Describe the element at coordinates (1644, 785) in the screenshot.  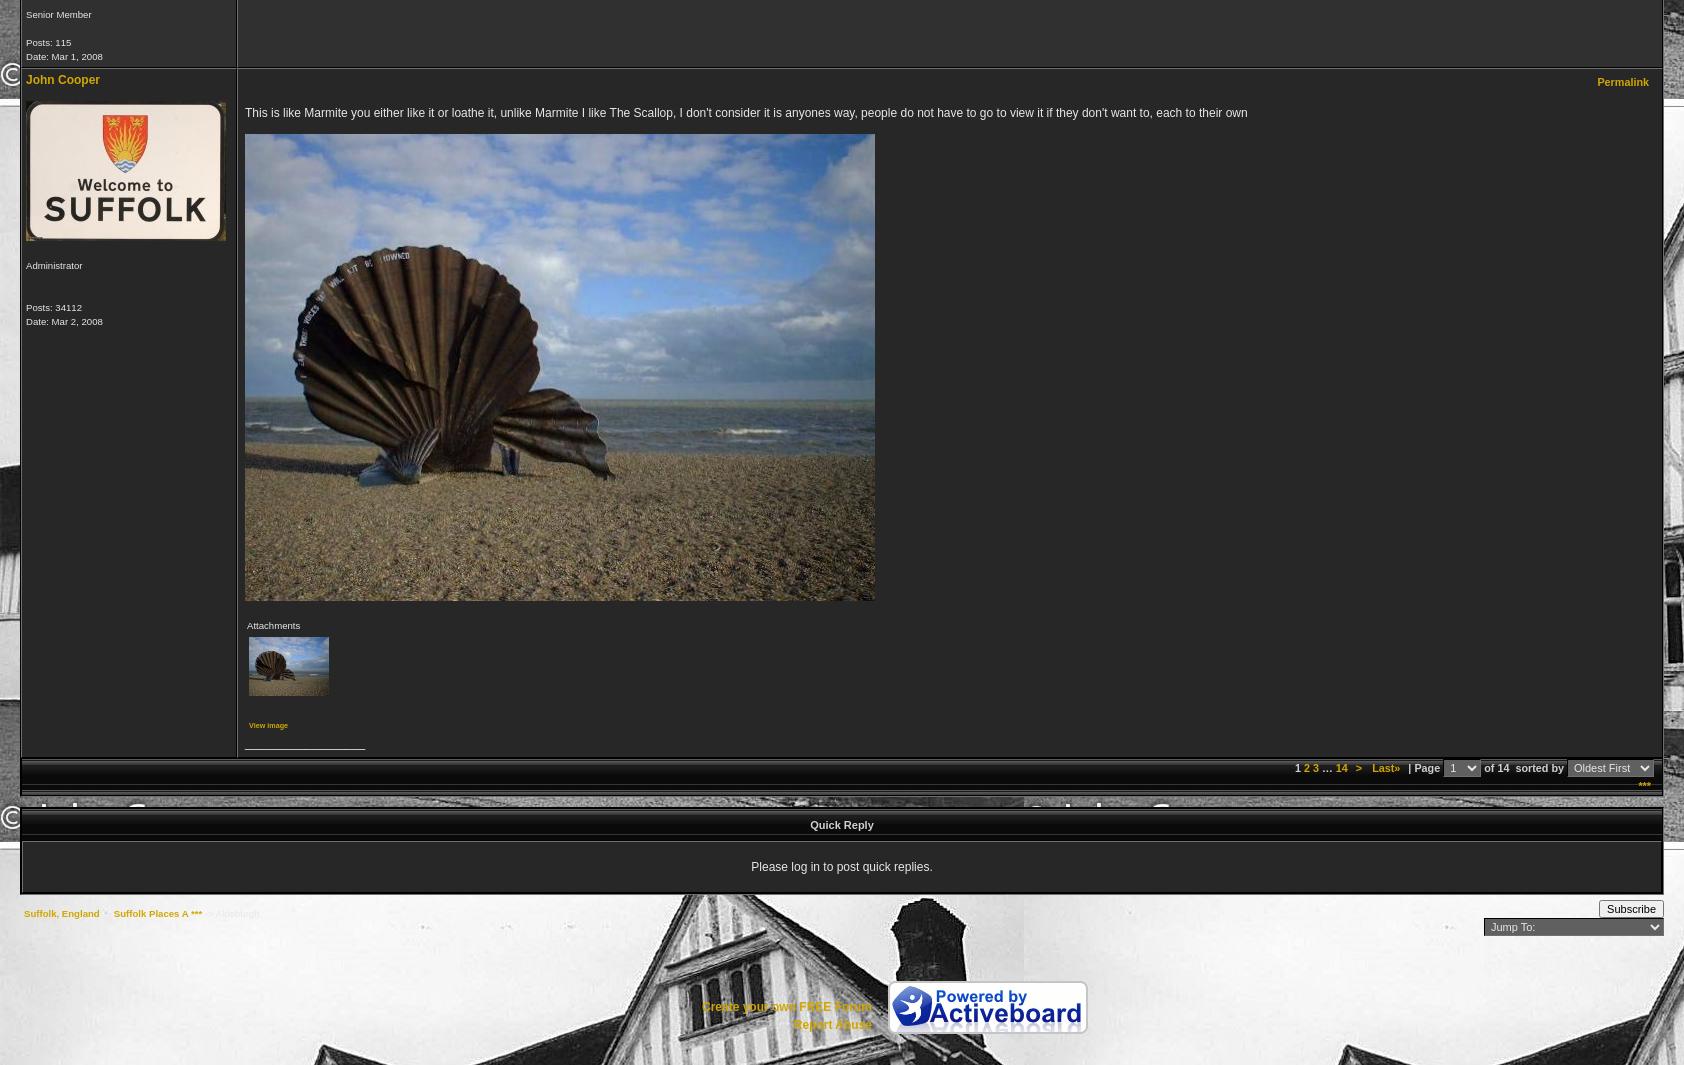
I see `'***'` at that location.